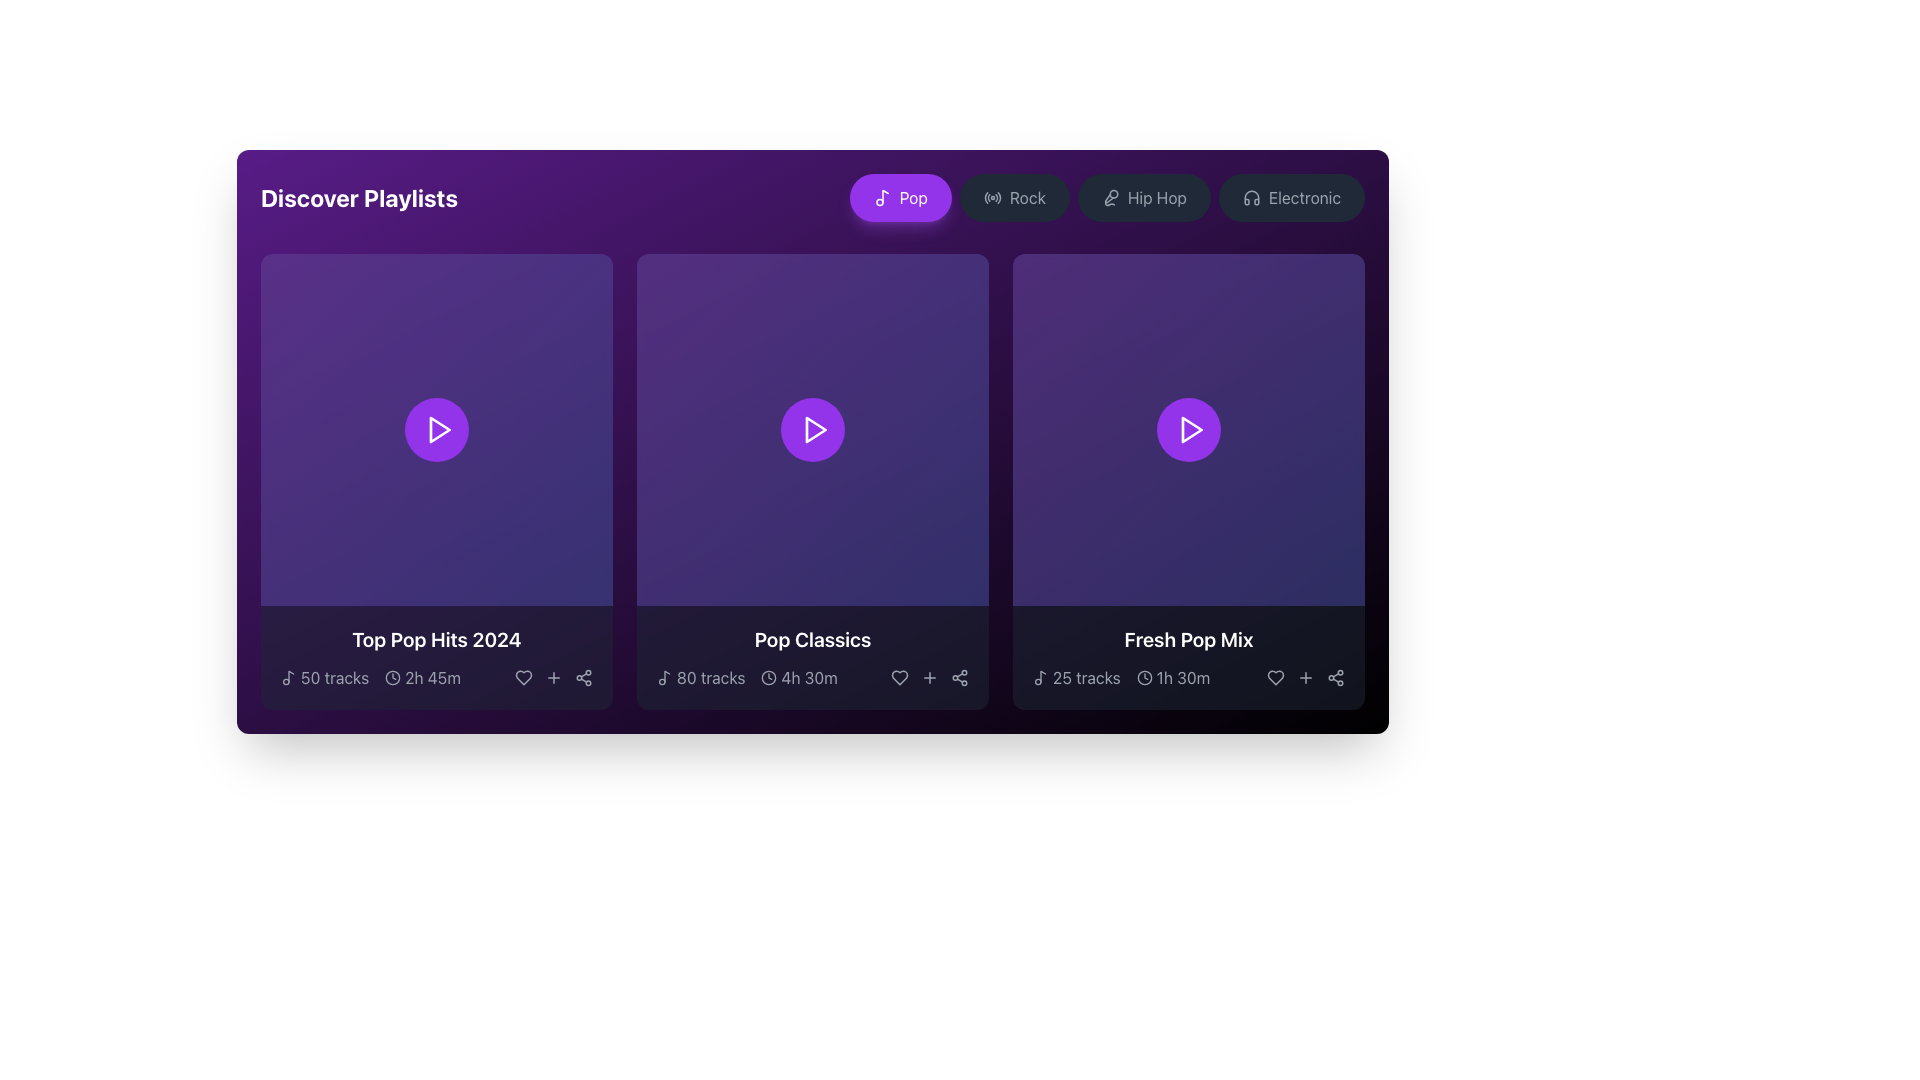 The width and height of the screenshot is (1920, 1080). What do you see at coordinates (929, 677) in the screenshot?
I see `the '+' icon button in the bottom middle section of the 'Pop Classics' playlist card` at bounding box center [929, 677].